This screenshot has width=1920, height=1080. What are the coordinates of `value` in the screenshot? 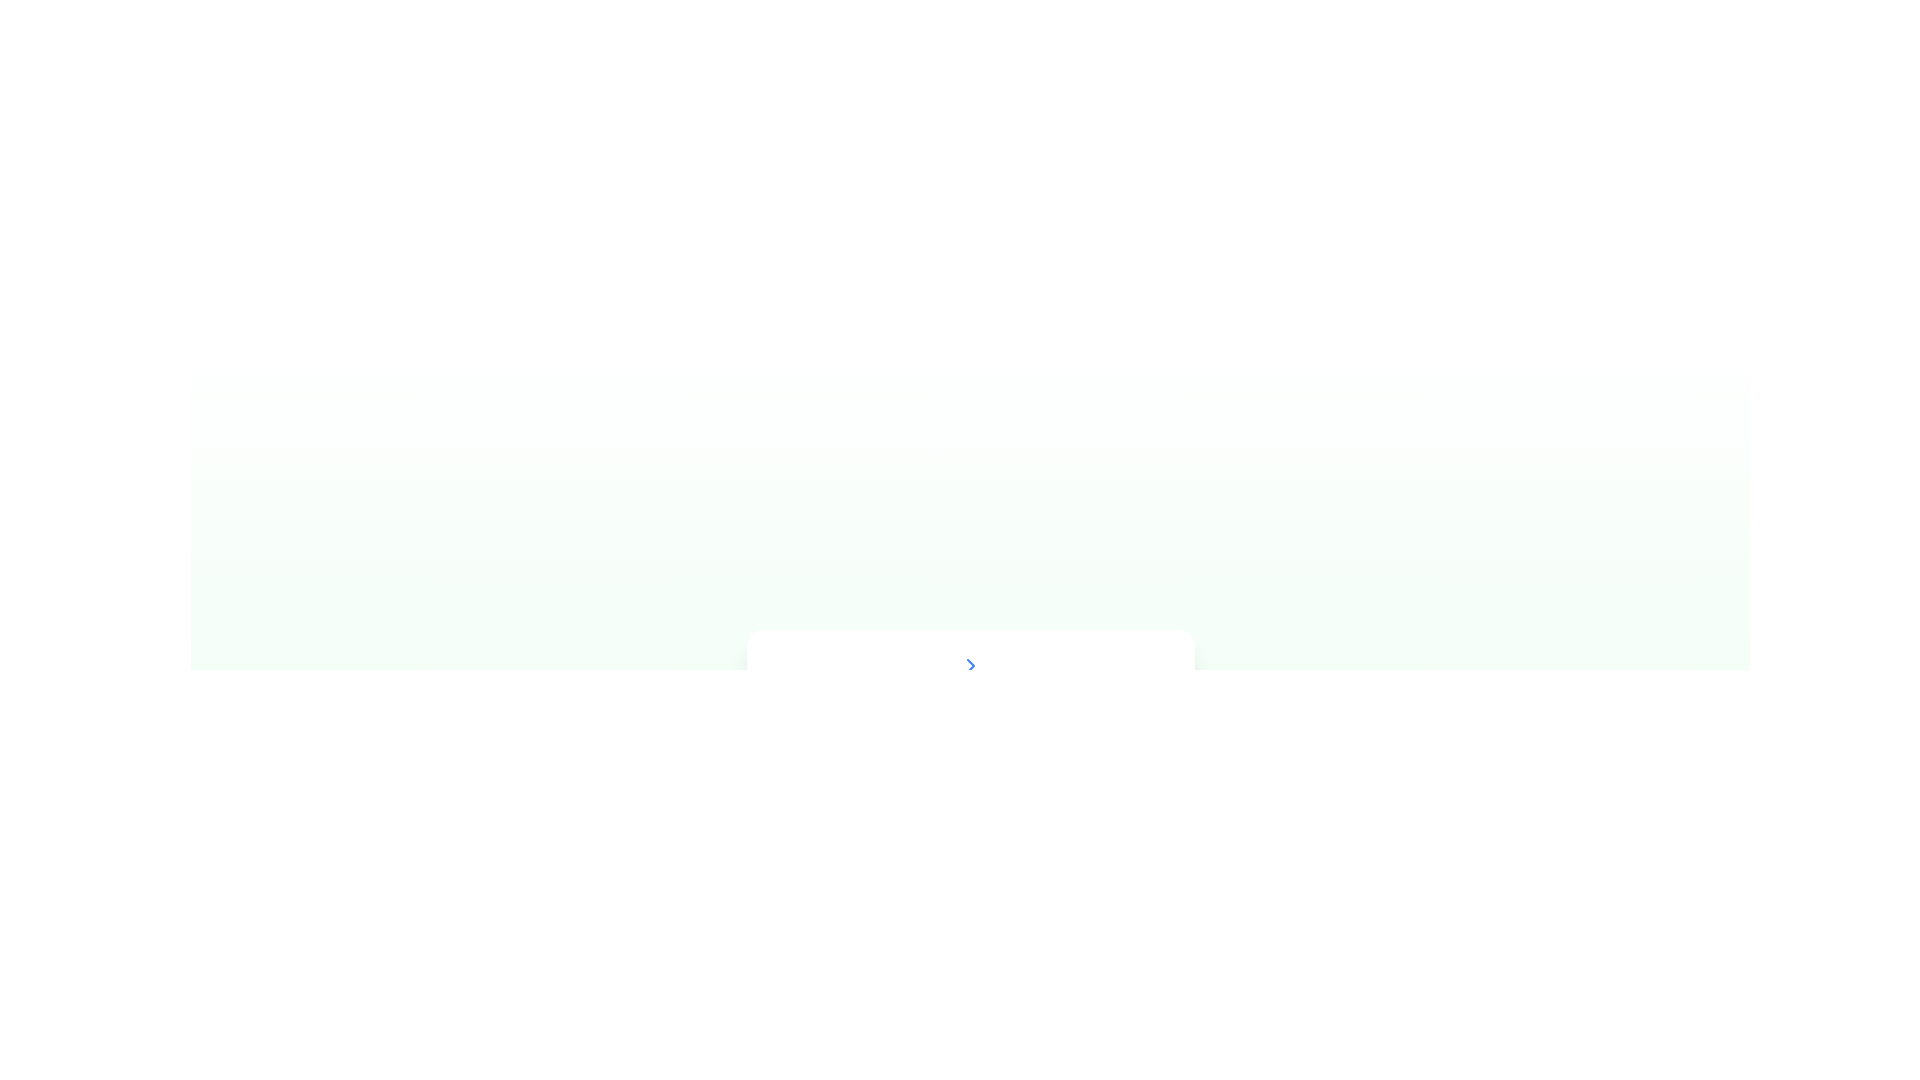 It's located at (892, 906).